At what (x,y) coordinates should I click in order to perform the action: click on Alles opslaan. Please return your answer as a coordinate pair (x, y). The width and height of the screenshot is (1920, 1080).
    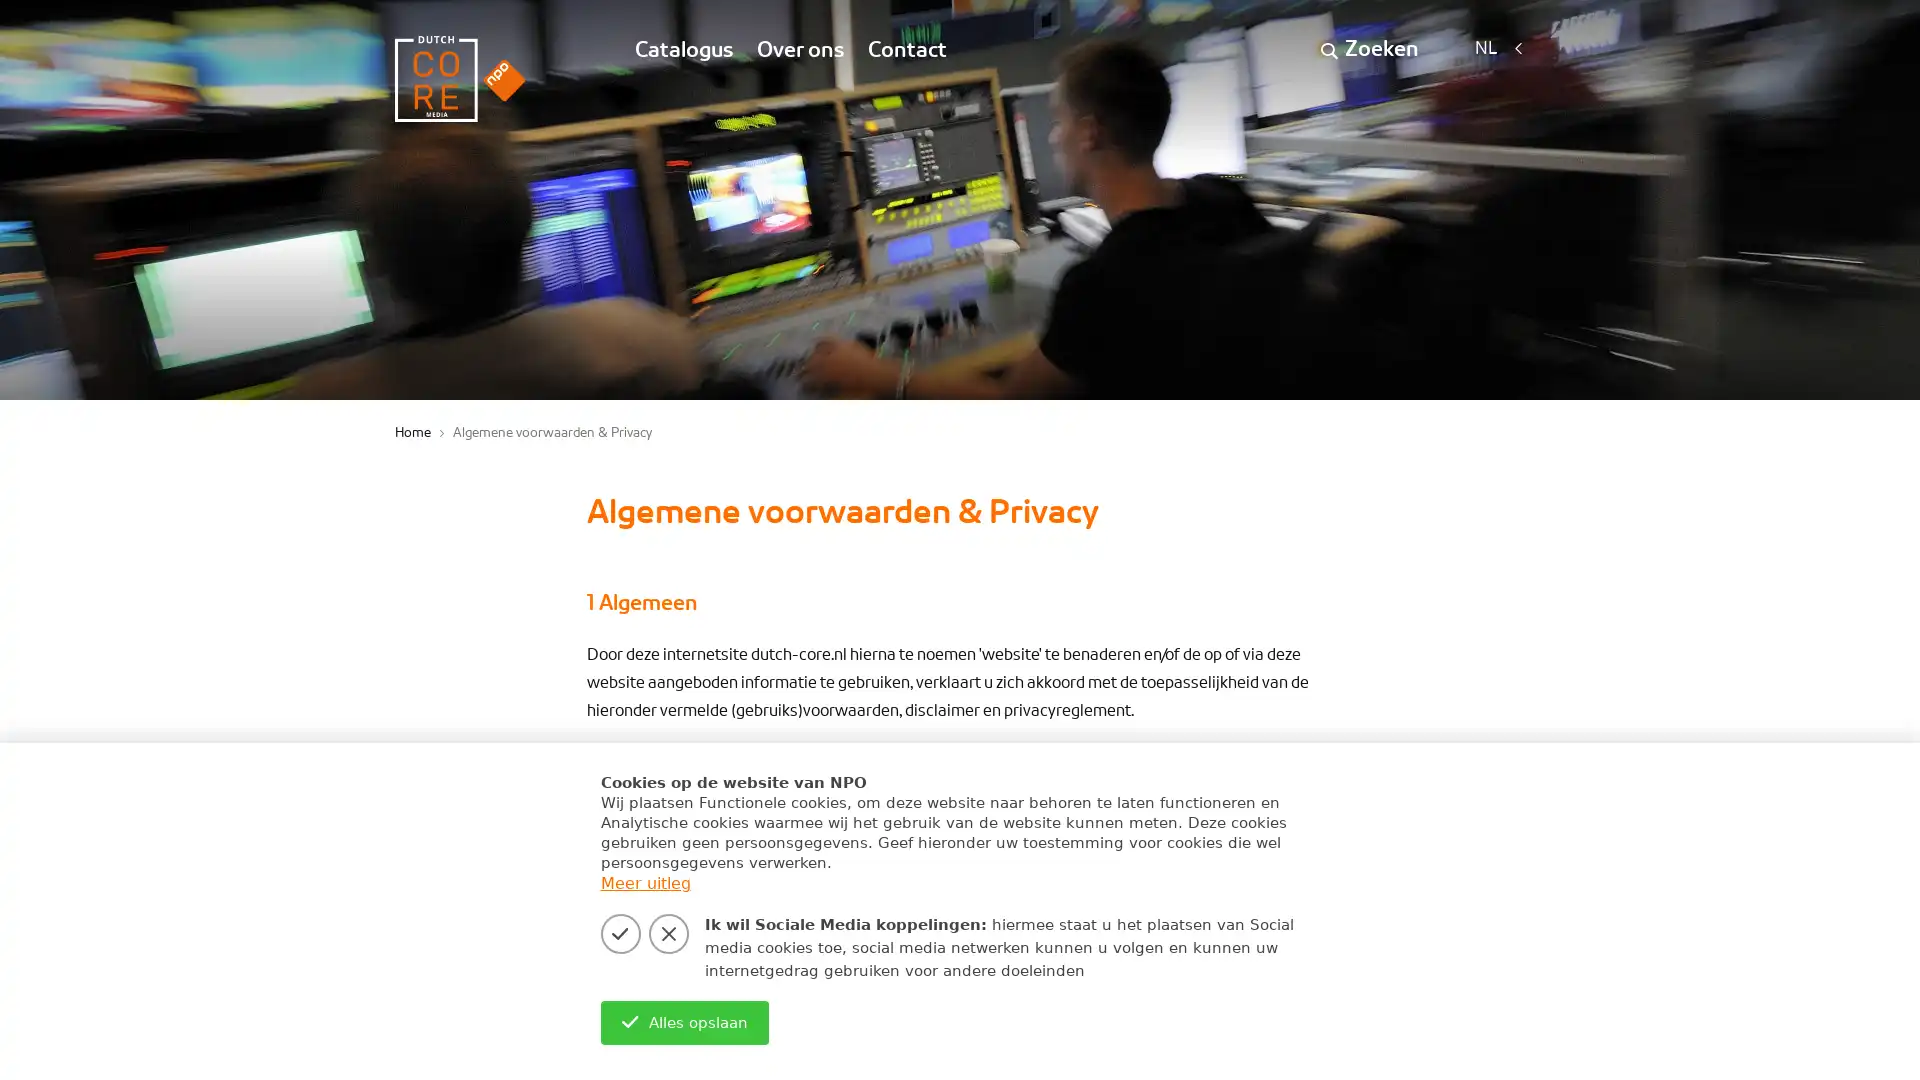
    Looking at the image, I should click on (684, 1022).